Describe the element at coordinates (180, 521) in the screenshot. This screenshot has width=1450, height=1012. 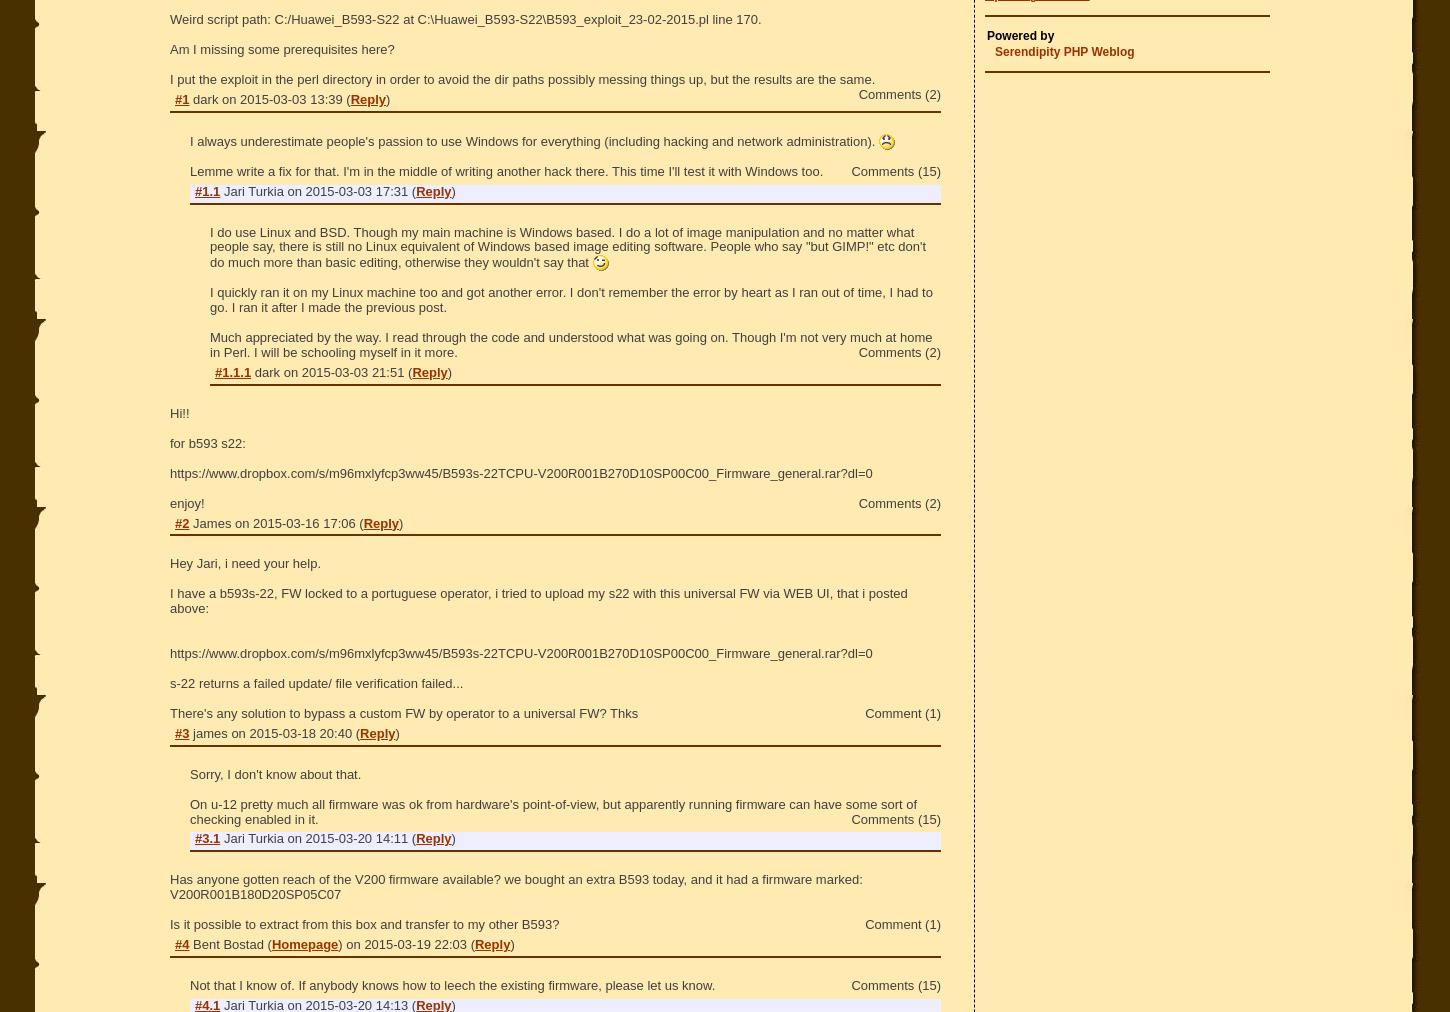
I see `'#2'` at that location.